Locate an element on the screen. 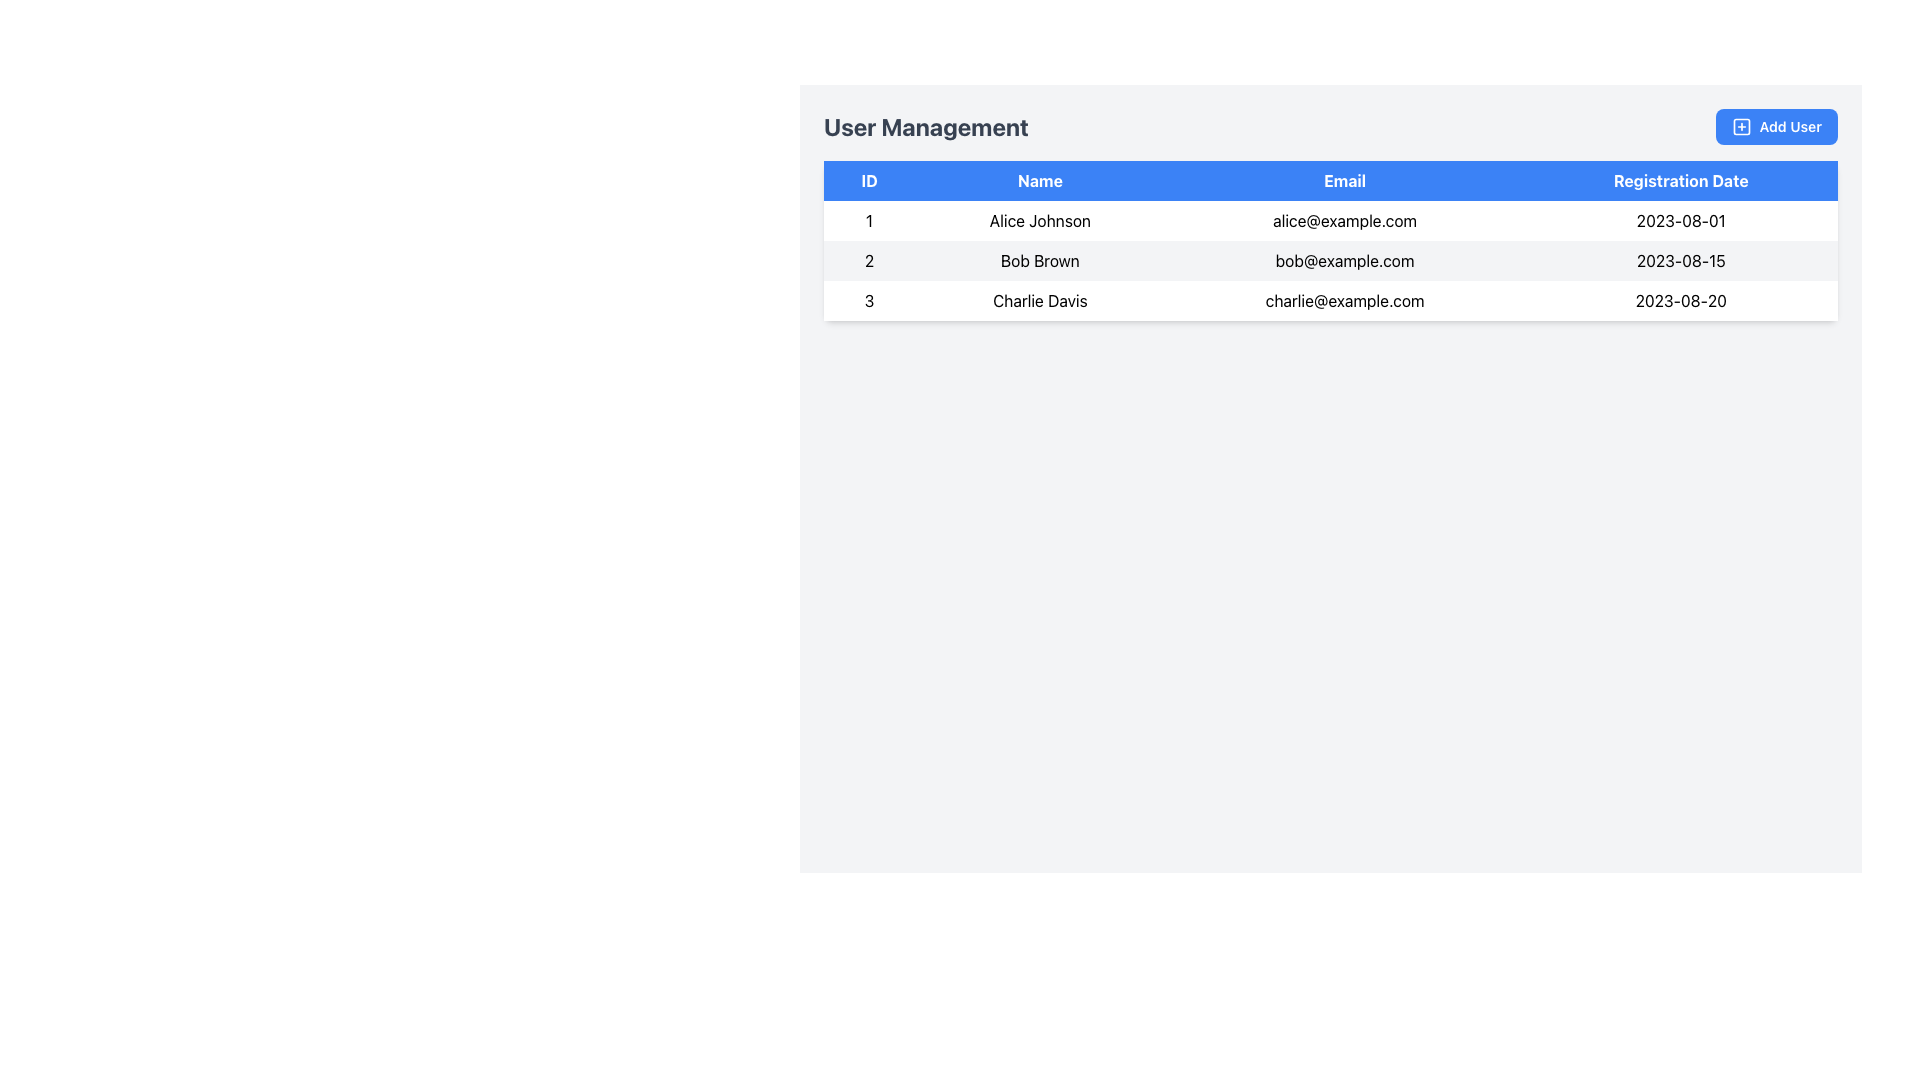 This screenshot has height=1080, width=1920. the text field displaying the number '3' in the leftmost column of the table under the 'ID' header, which is in the third row containing details about 'Charlie Davis' is located at coordinates (869, 300).